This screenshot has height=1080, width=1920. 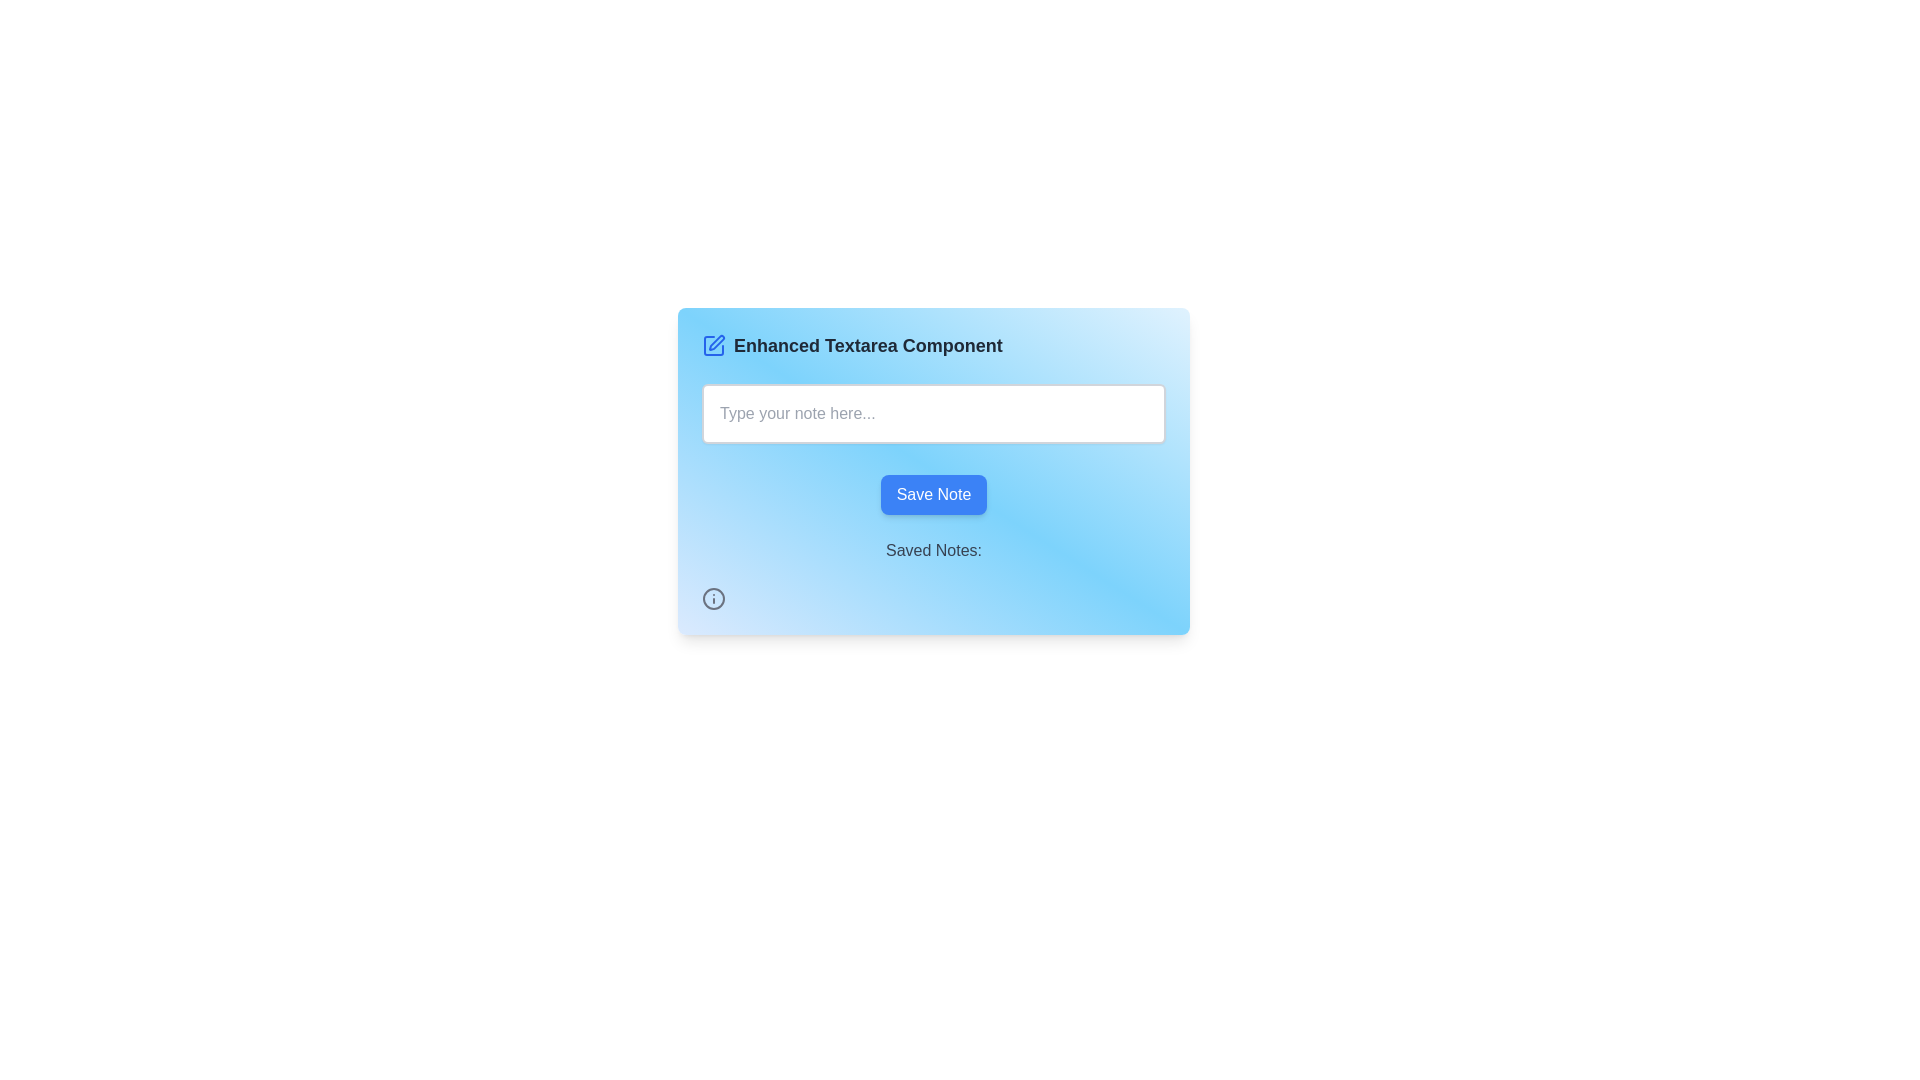 What do you see at coordinates (714, 597) in the screenshot?
I see `the circular information icon with a light-gray outline located at the bottom left of the card section, below the 'Saved Notes:' text` at bounding box center [714, 597].